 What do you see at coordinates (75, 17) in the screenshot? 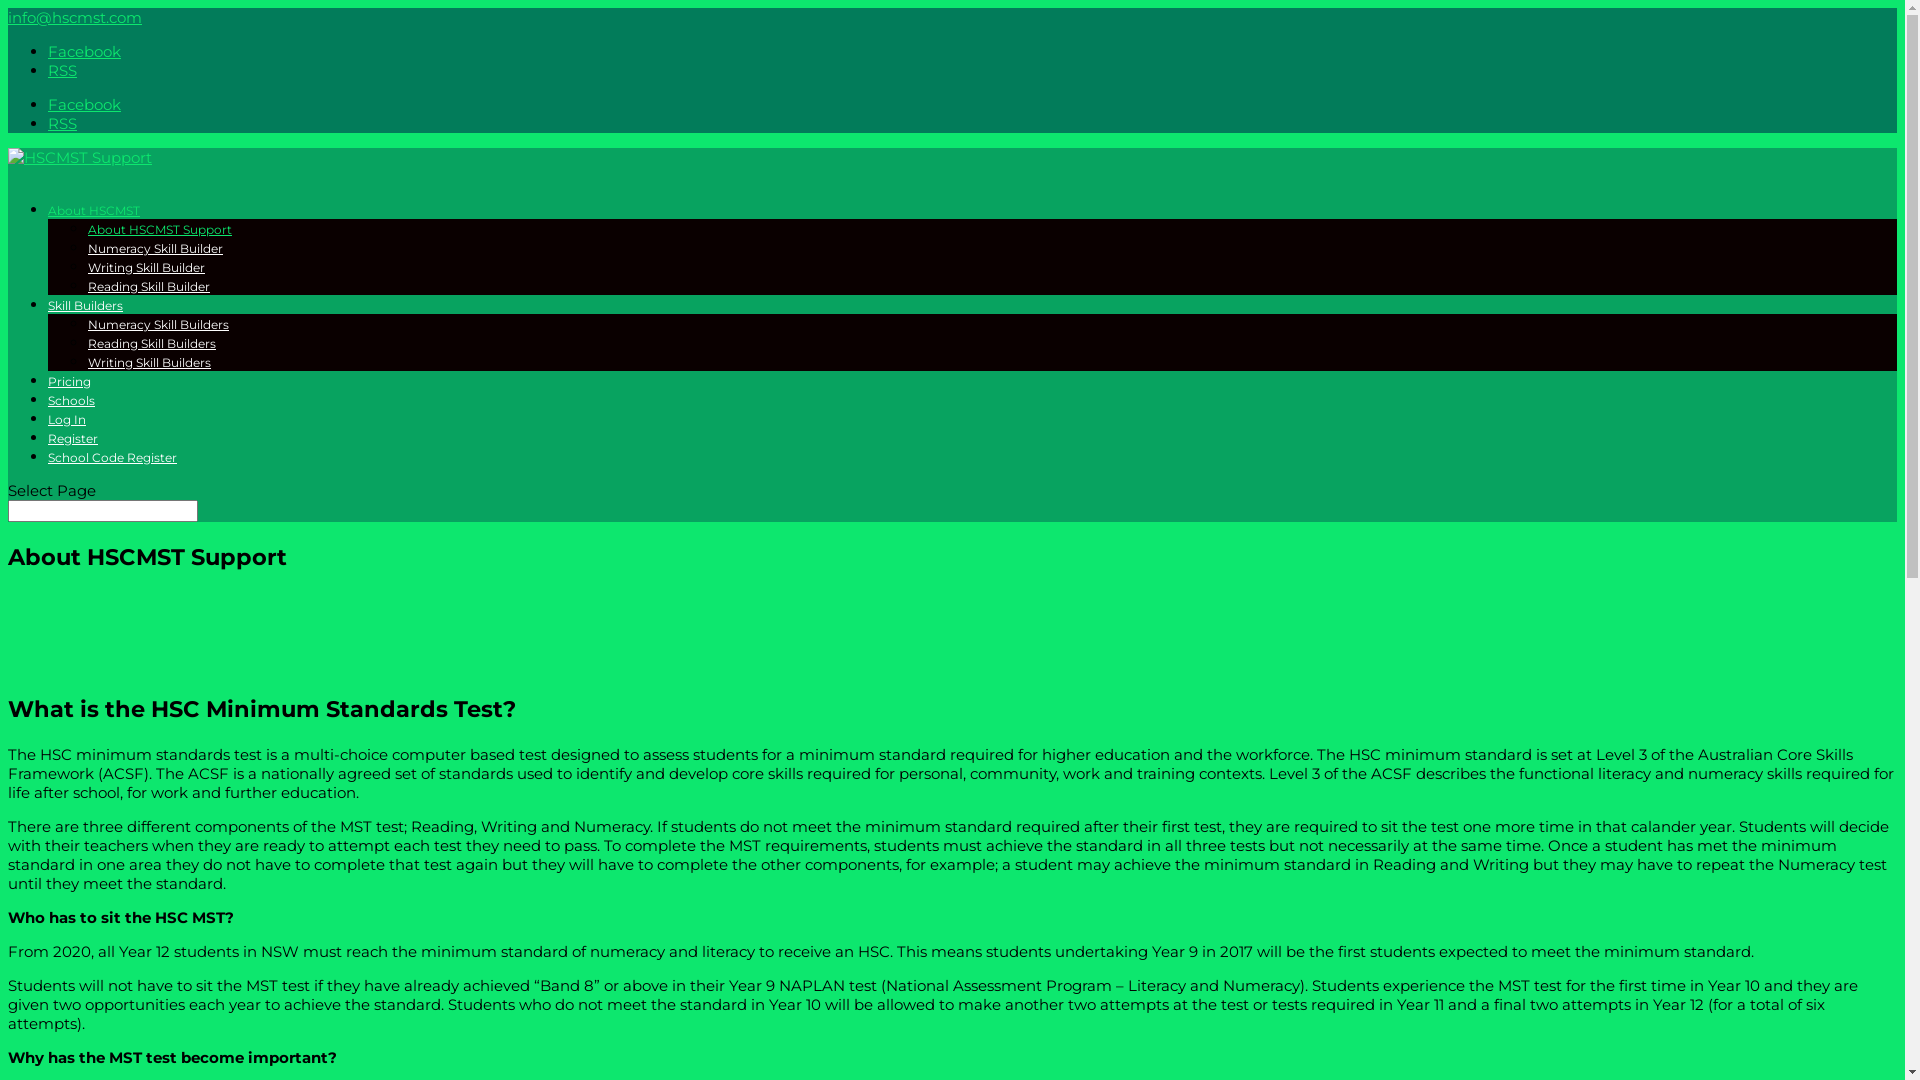
I see `'info@hscmst.com'` at bounding box center [75, 17].